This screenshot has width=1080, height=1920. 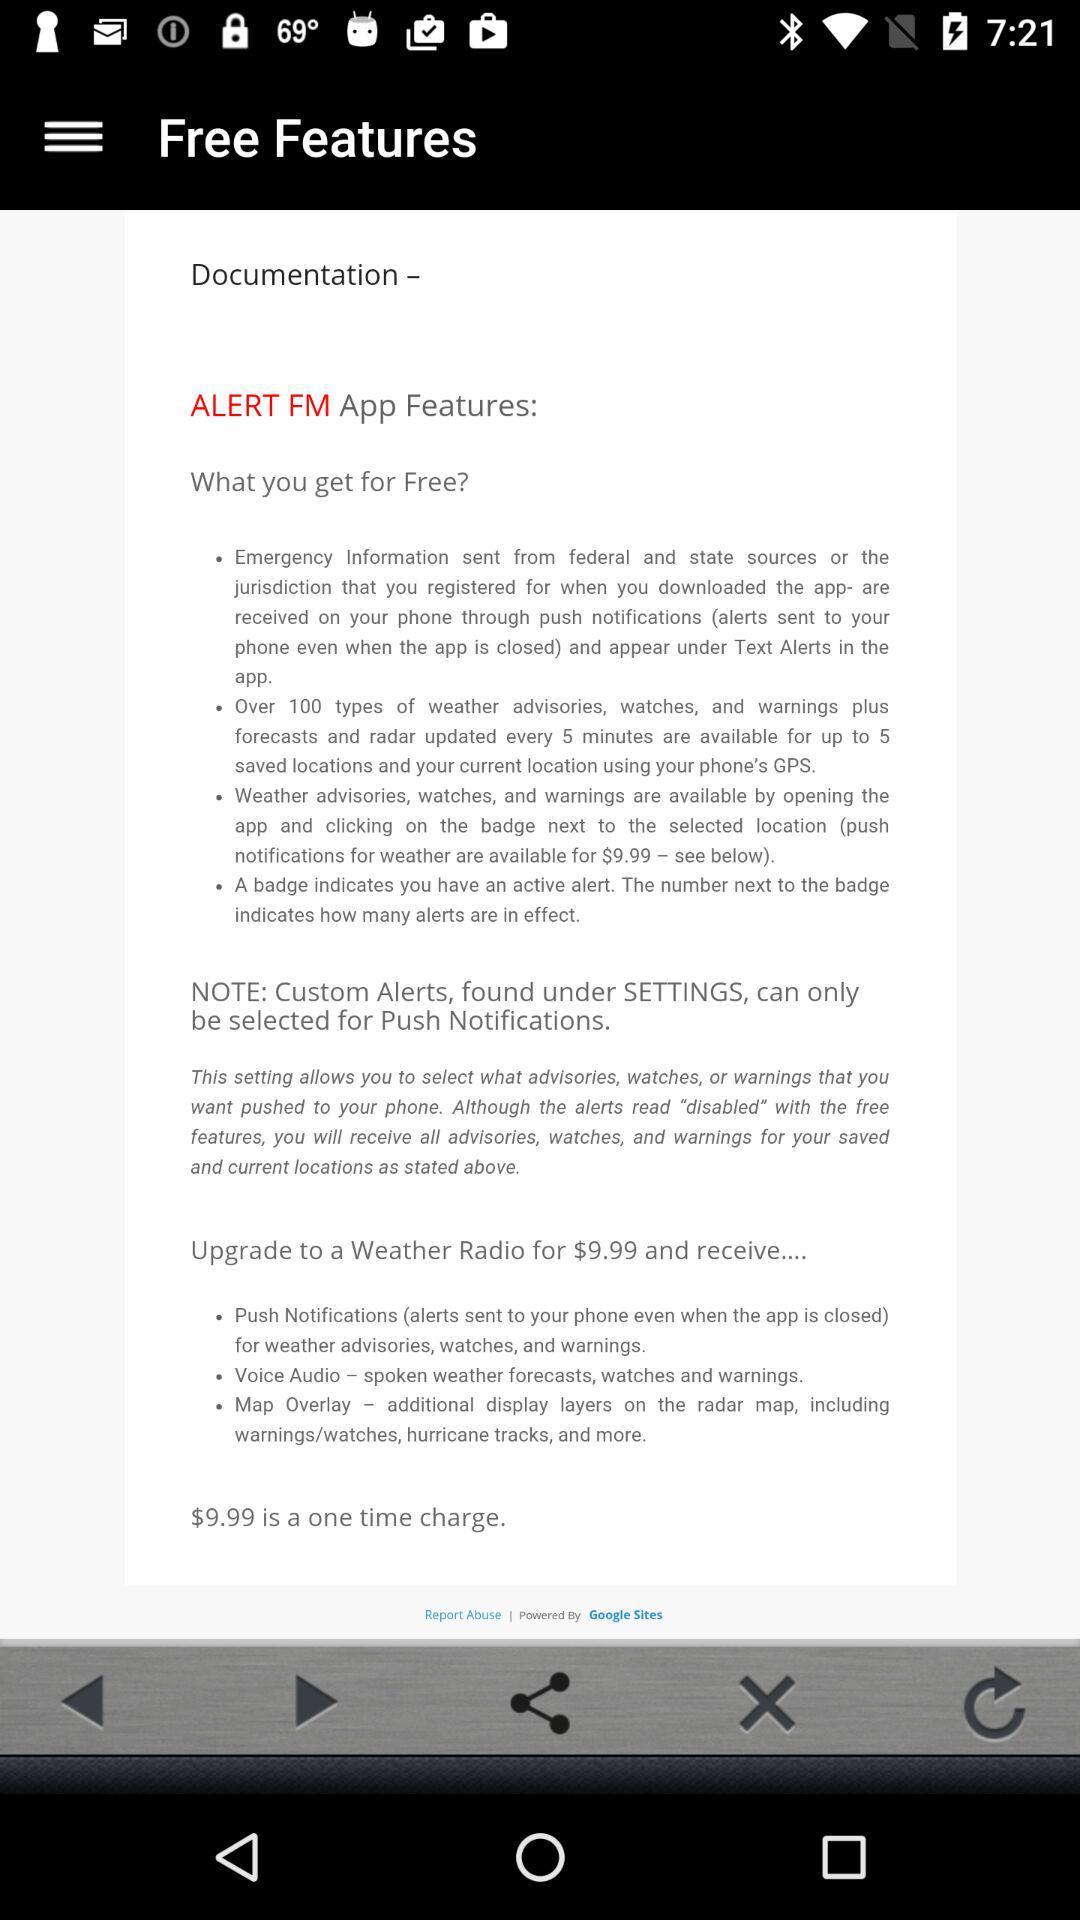 What do you see at coordinates (84, 1702) in the screenshot?
I see `the arrow_backward icon` at bounding box center [84, 1702].